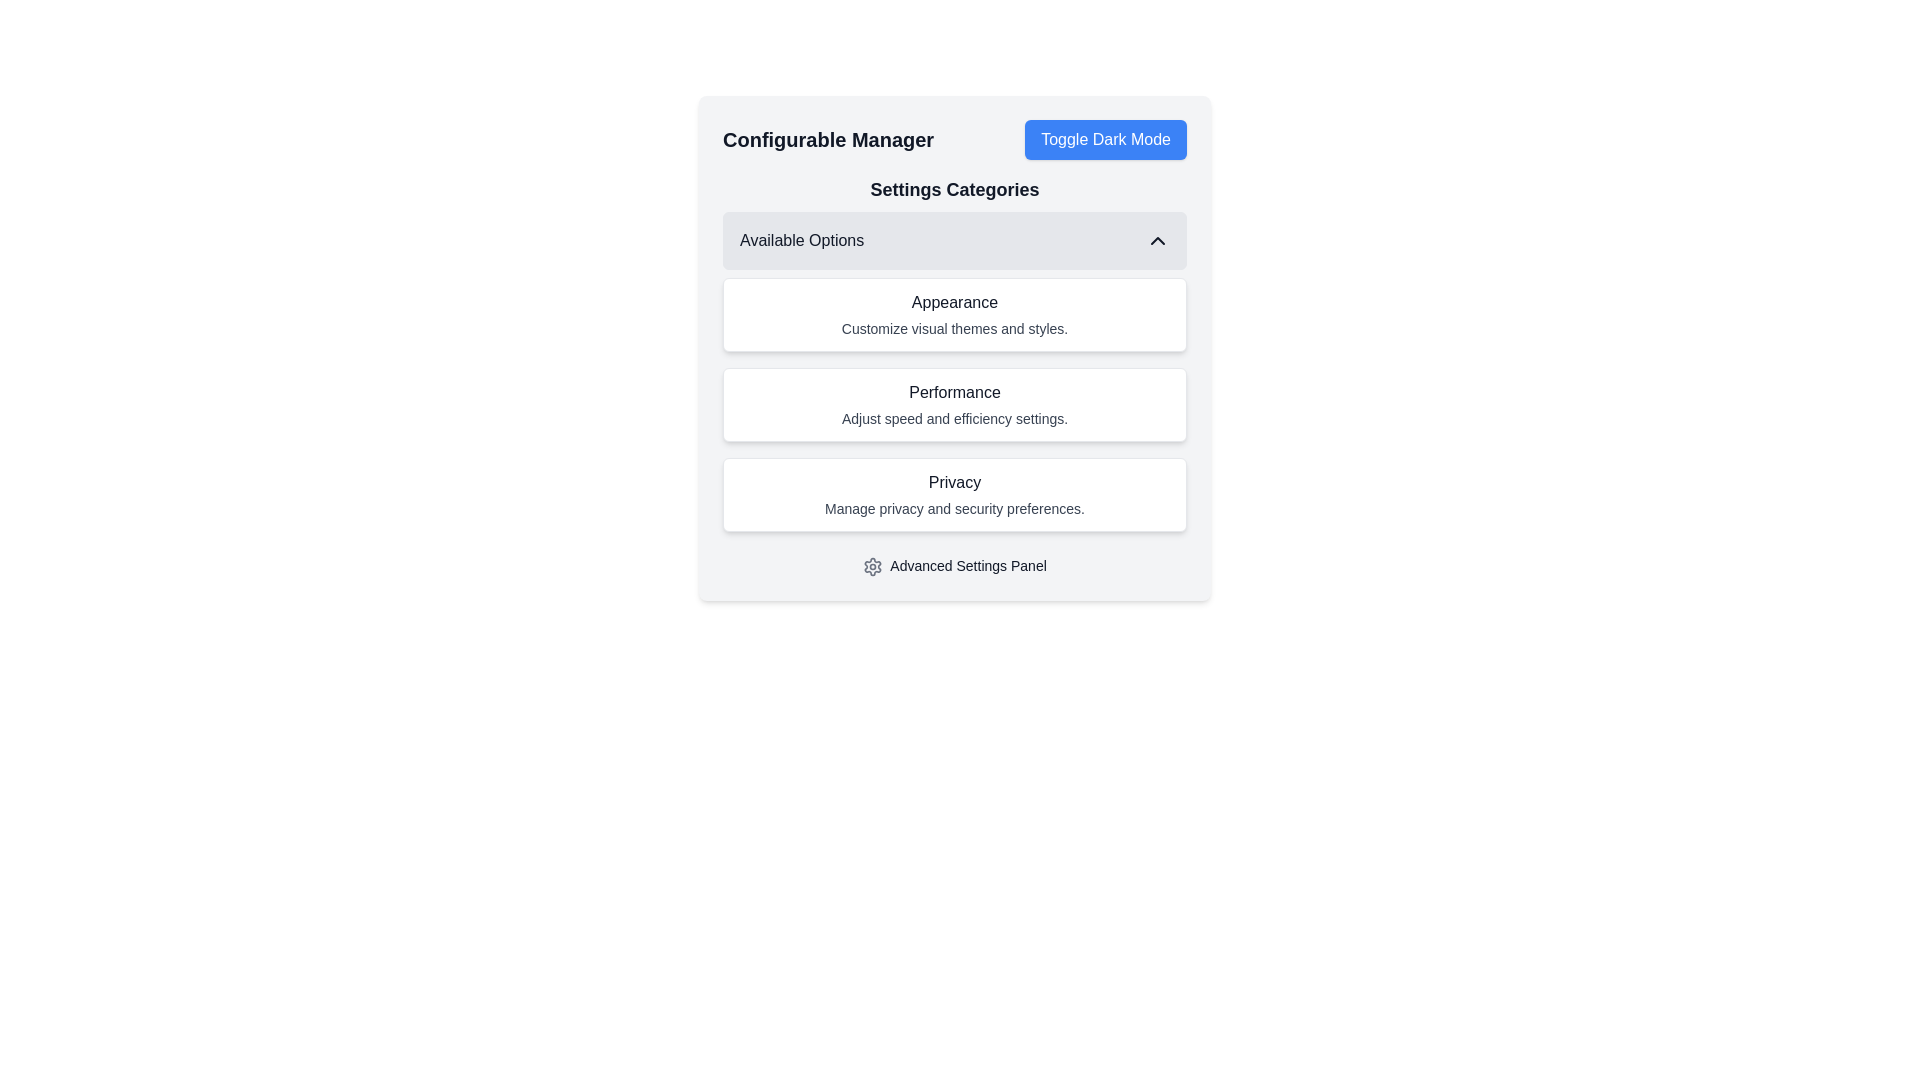 The height and width of the screenshot is (1080, 1920). Describe the element at coordinates (954, 353) in the screenshot. I see `descriptive information of the Section header located centrally within the 'Appearance' card, below the 'Toggle Dark Mode' button` at that location.